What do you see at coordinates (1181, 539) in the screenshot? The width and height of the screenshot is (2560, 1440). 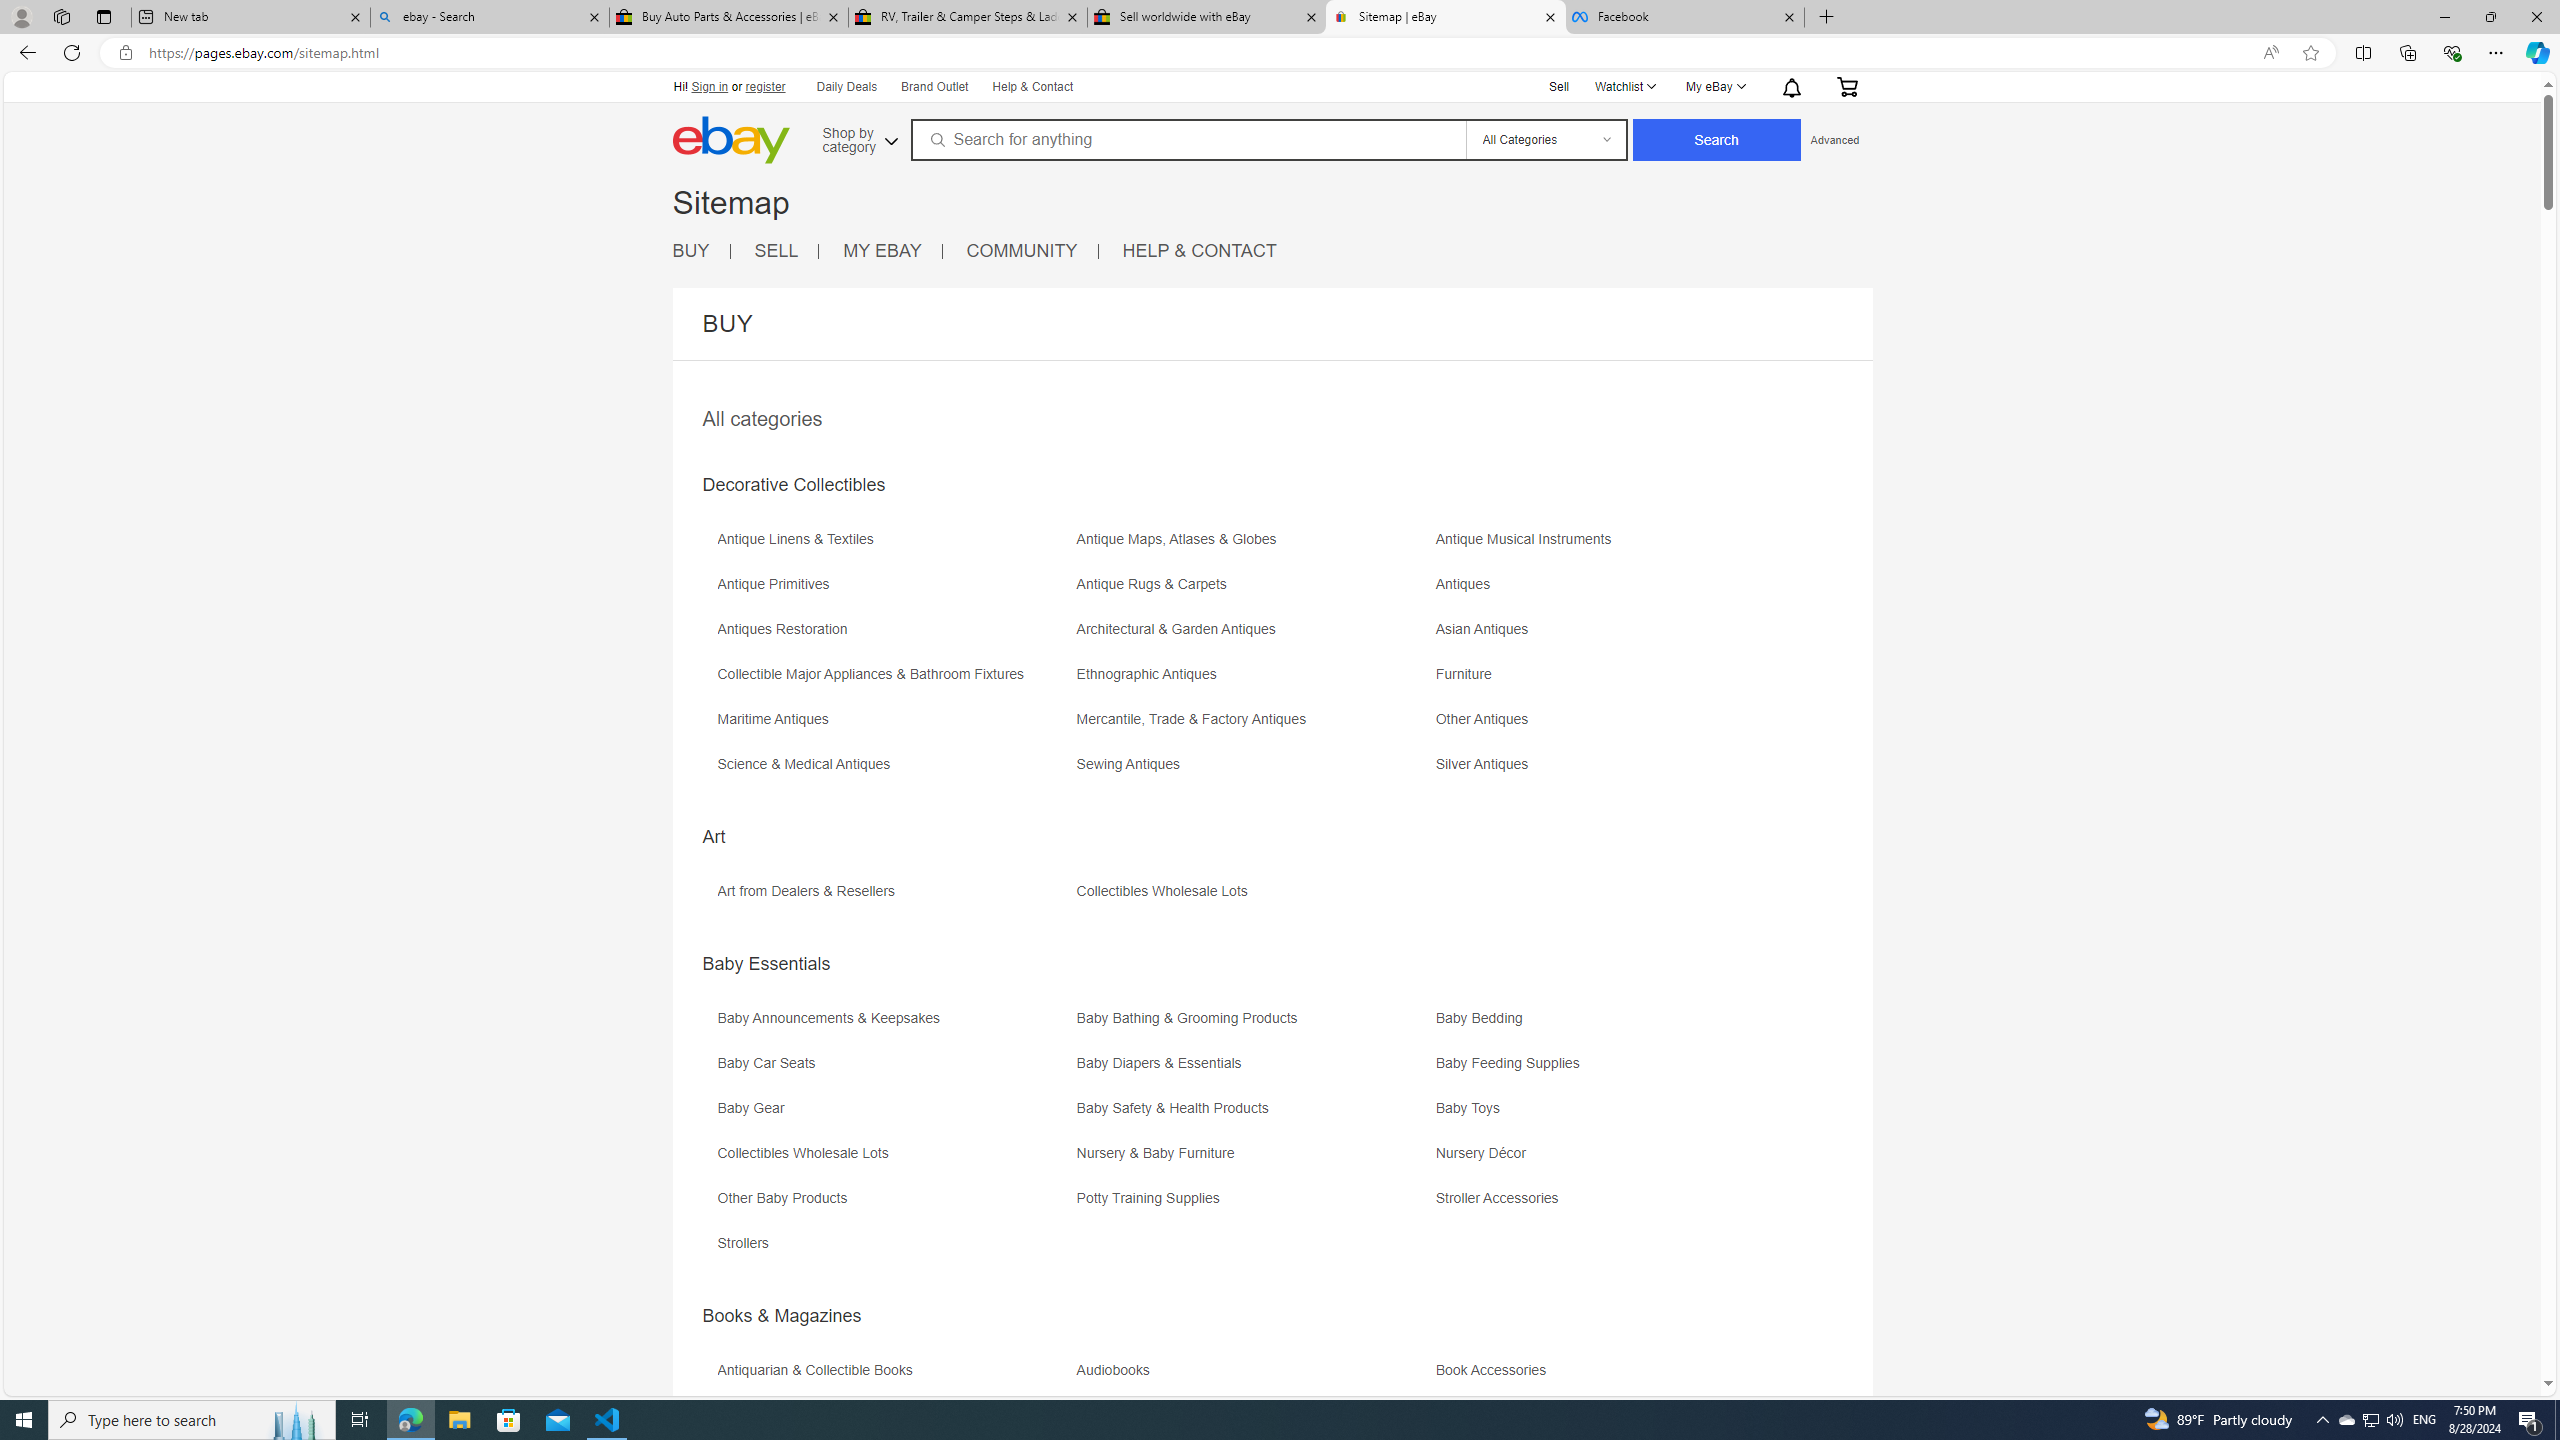 I see `'Antique Maps, Atlases & Globes'` at bounding box center [1181, 539].